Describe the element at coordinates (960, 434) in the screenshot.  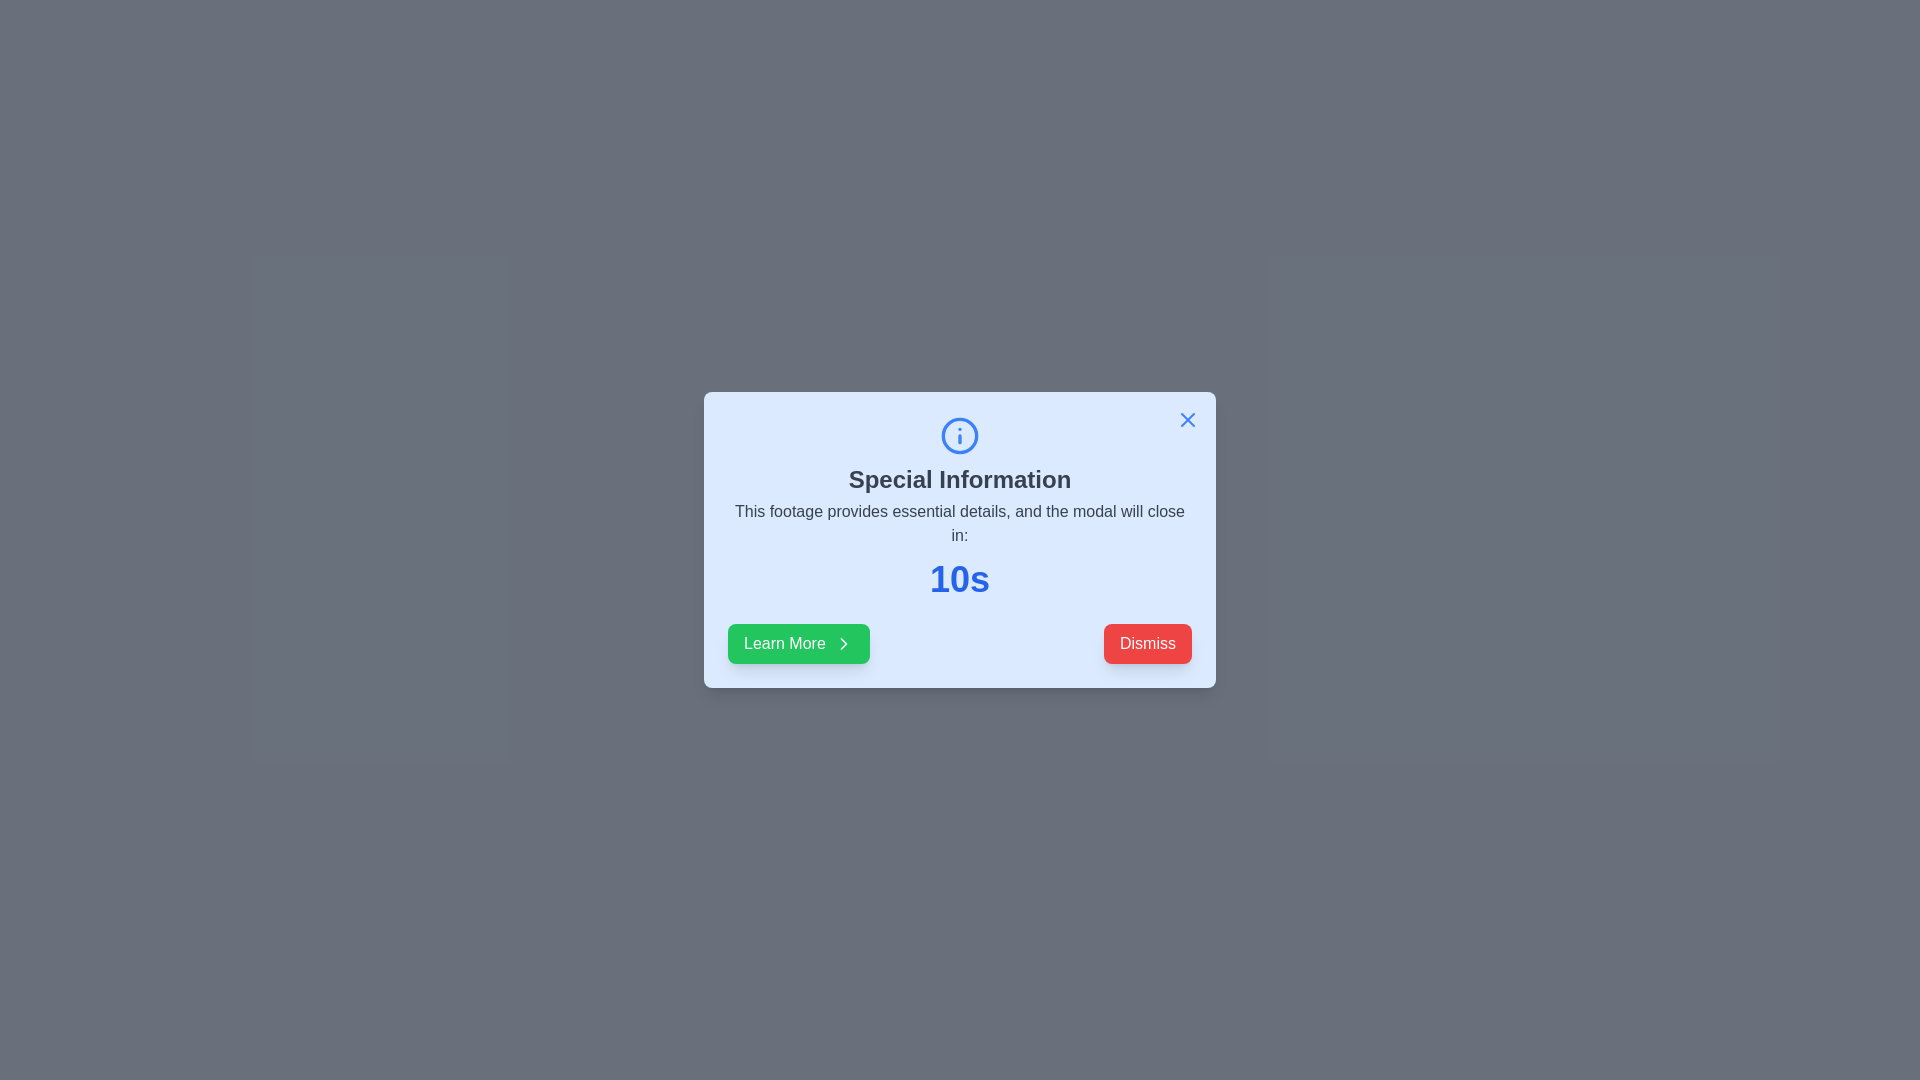
I see `the Icon graphic (SVG) located at the top of the modal dialog, above the title text 'Special Information', which is centered horizontally in the modal` at that location.